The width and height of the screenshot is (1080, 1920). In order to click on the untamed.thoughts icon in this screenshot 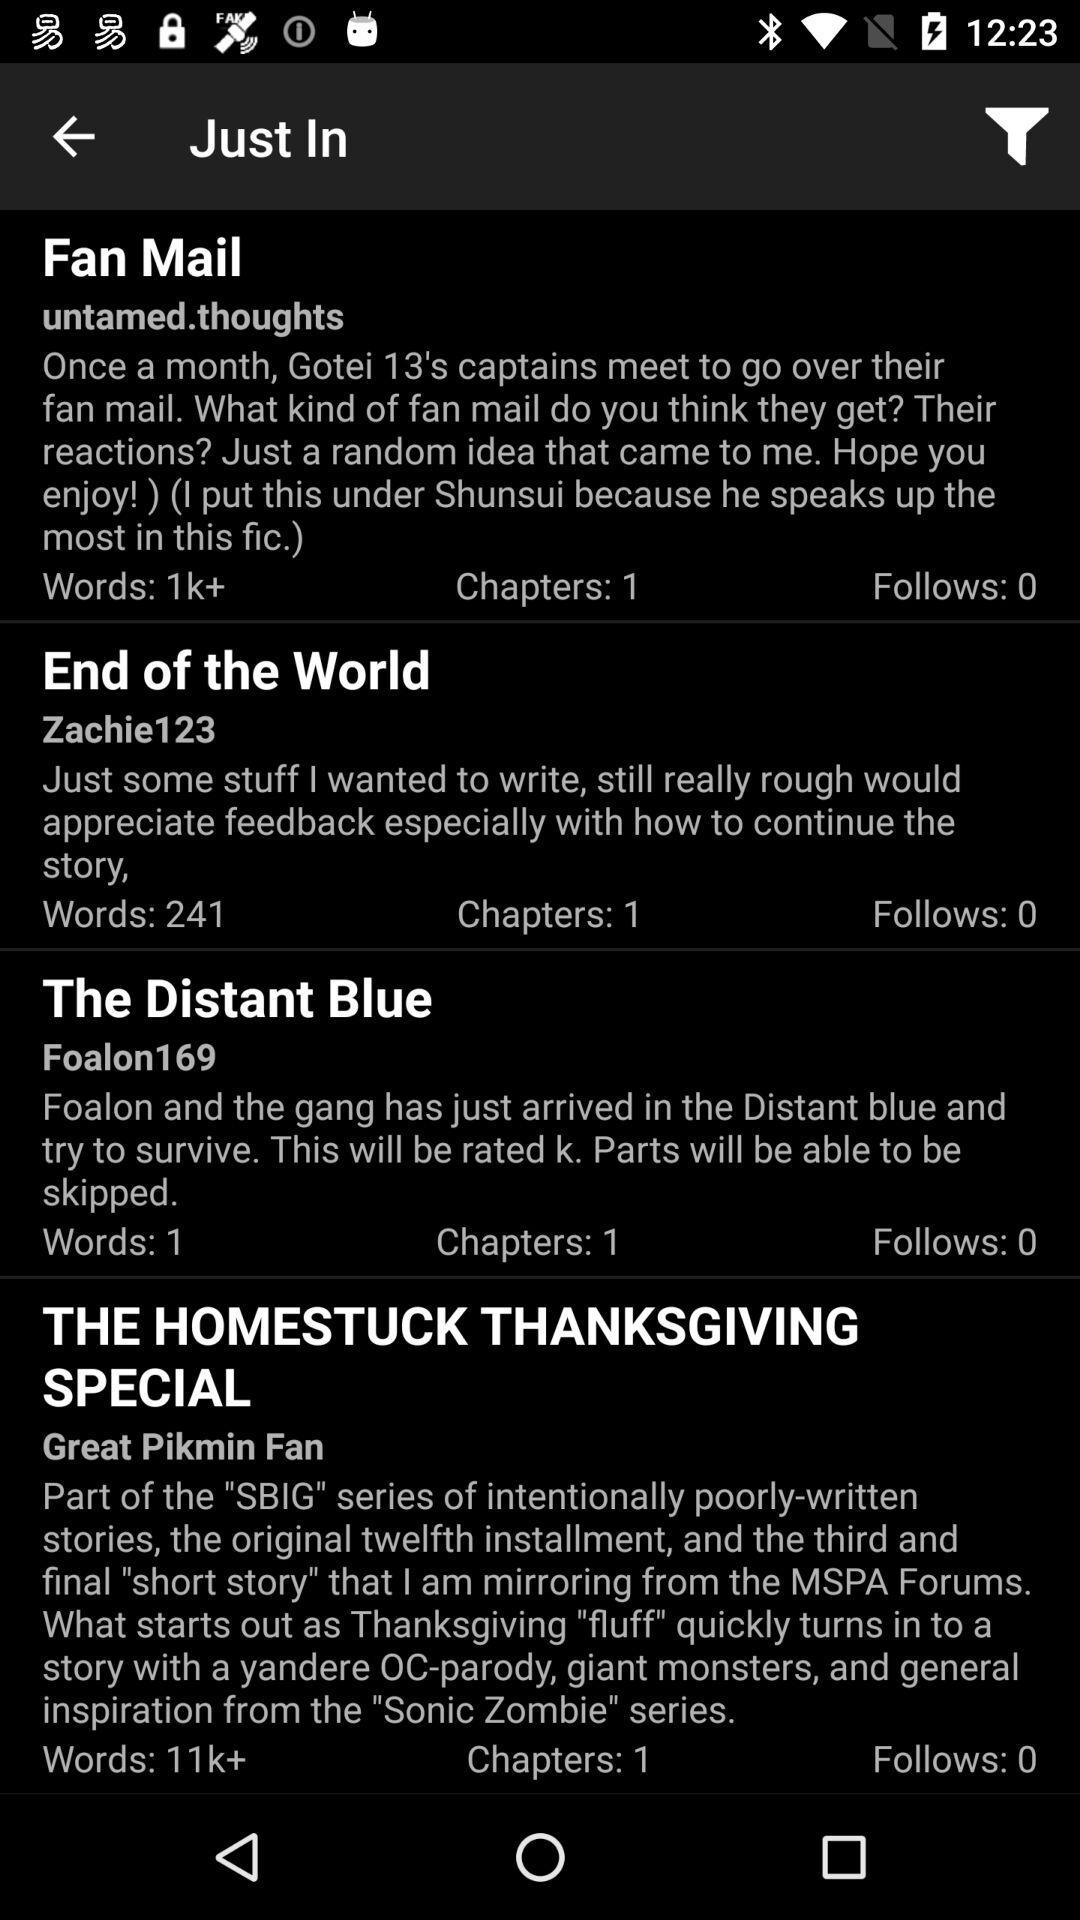, I will do `click(193, 314)`.